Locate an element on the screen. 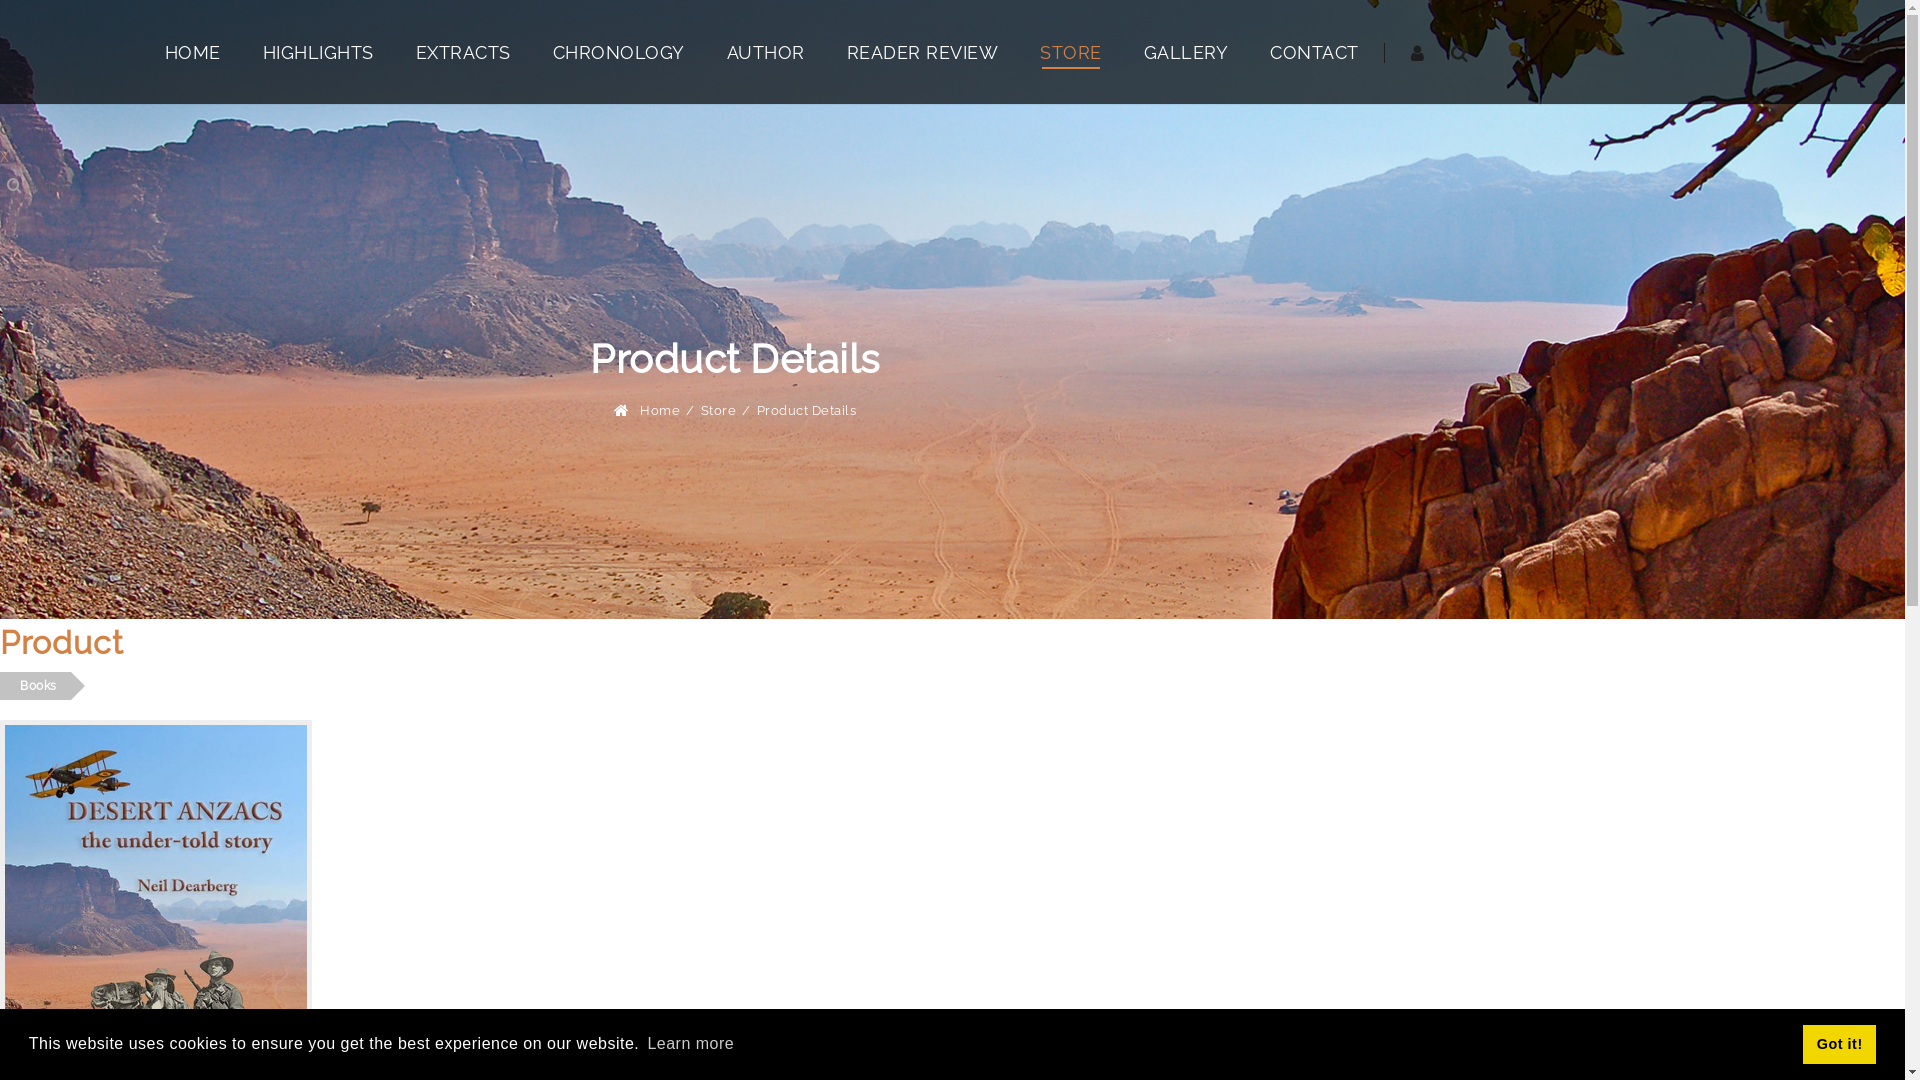 The image size is (1920, 1080). 'STORE' is located at coordinates (1069, 50).